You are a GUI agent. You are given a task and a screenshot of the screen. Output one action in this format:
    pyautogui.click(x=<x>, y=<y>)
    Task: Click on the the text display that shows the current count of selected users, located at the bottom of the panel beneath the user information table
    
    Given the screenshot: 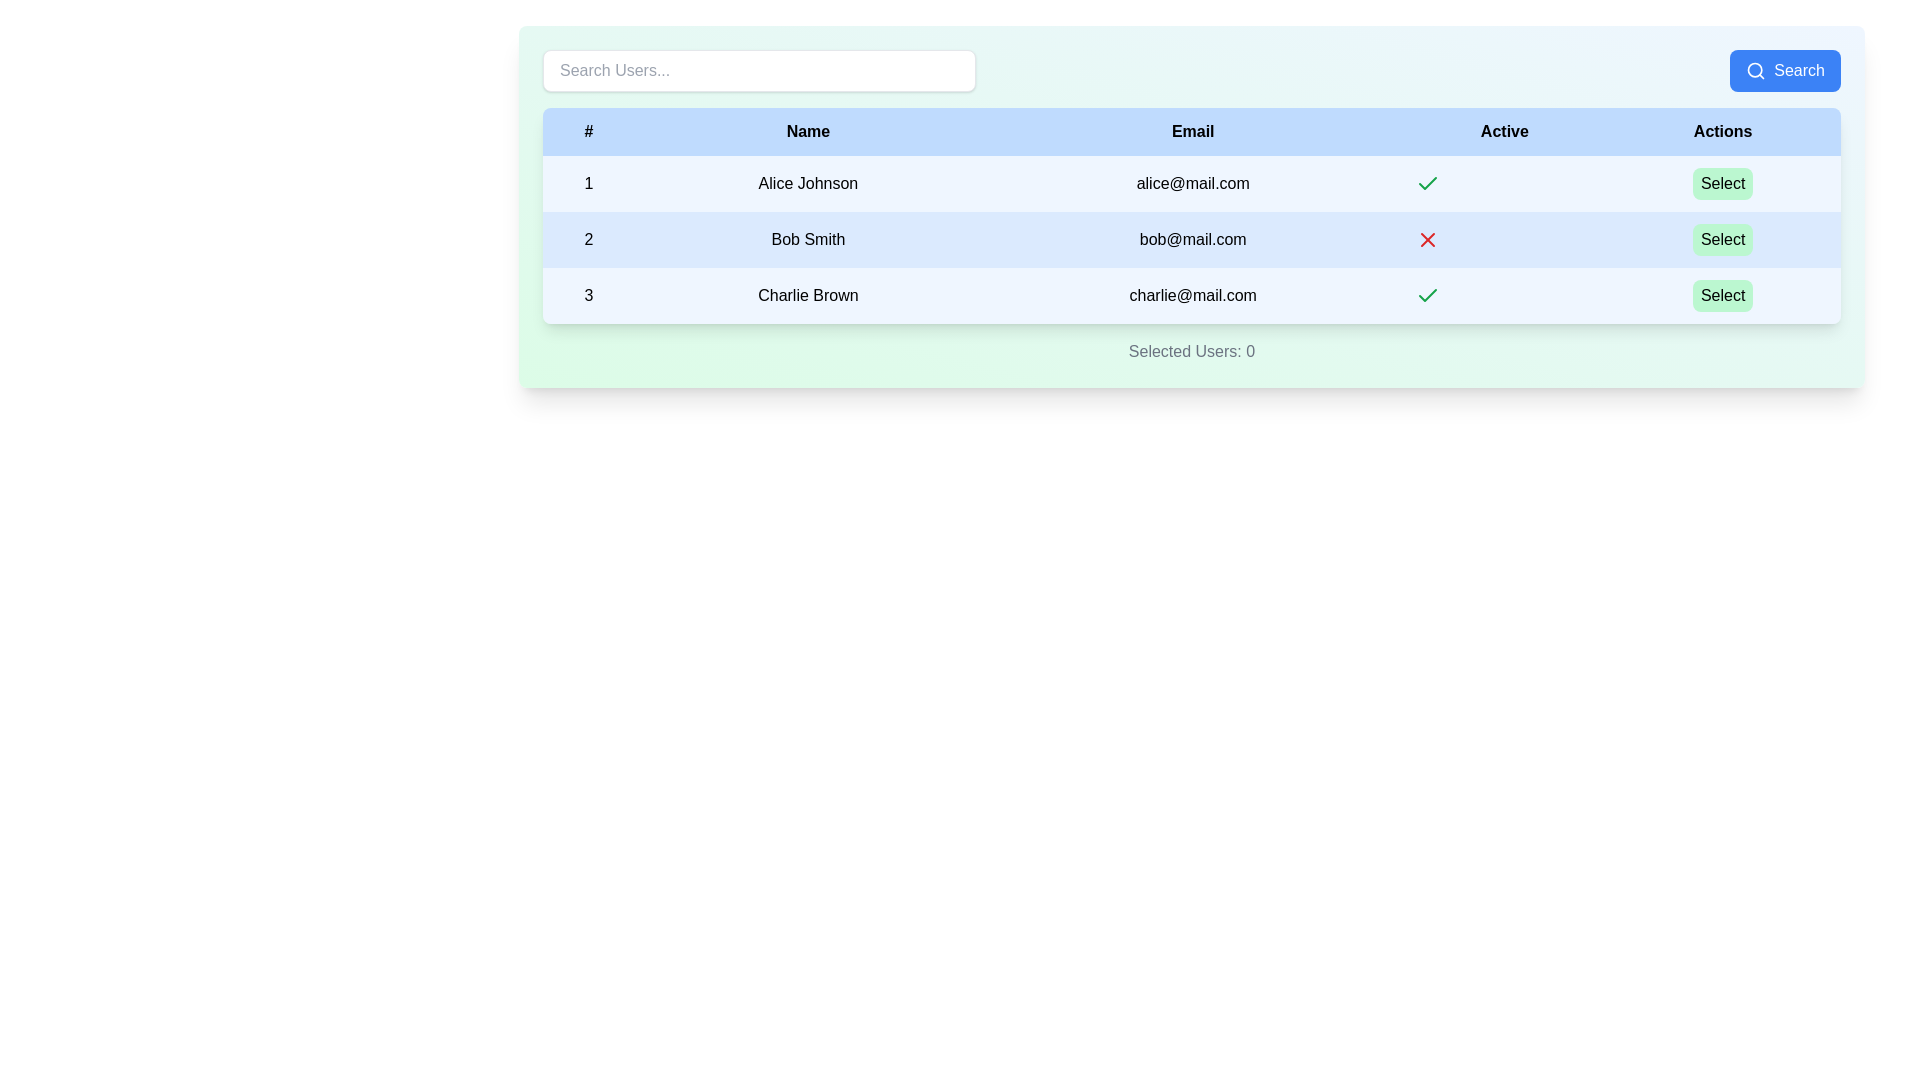 What is the action you would take?
    pyautogui.click(x=1191, y=350)
    